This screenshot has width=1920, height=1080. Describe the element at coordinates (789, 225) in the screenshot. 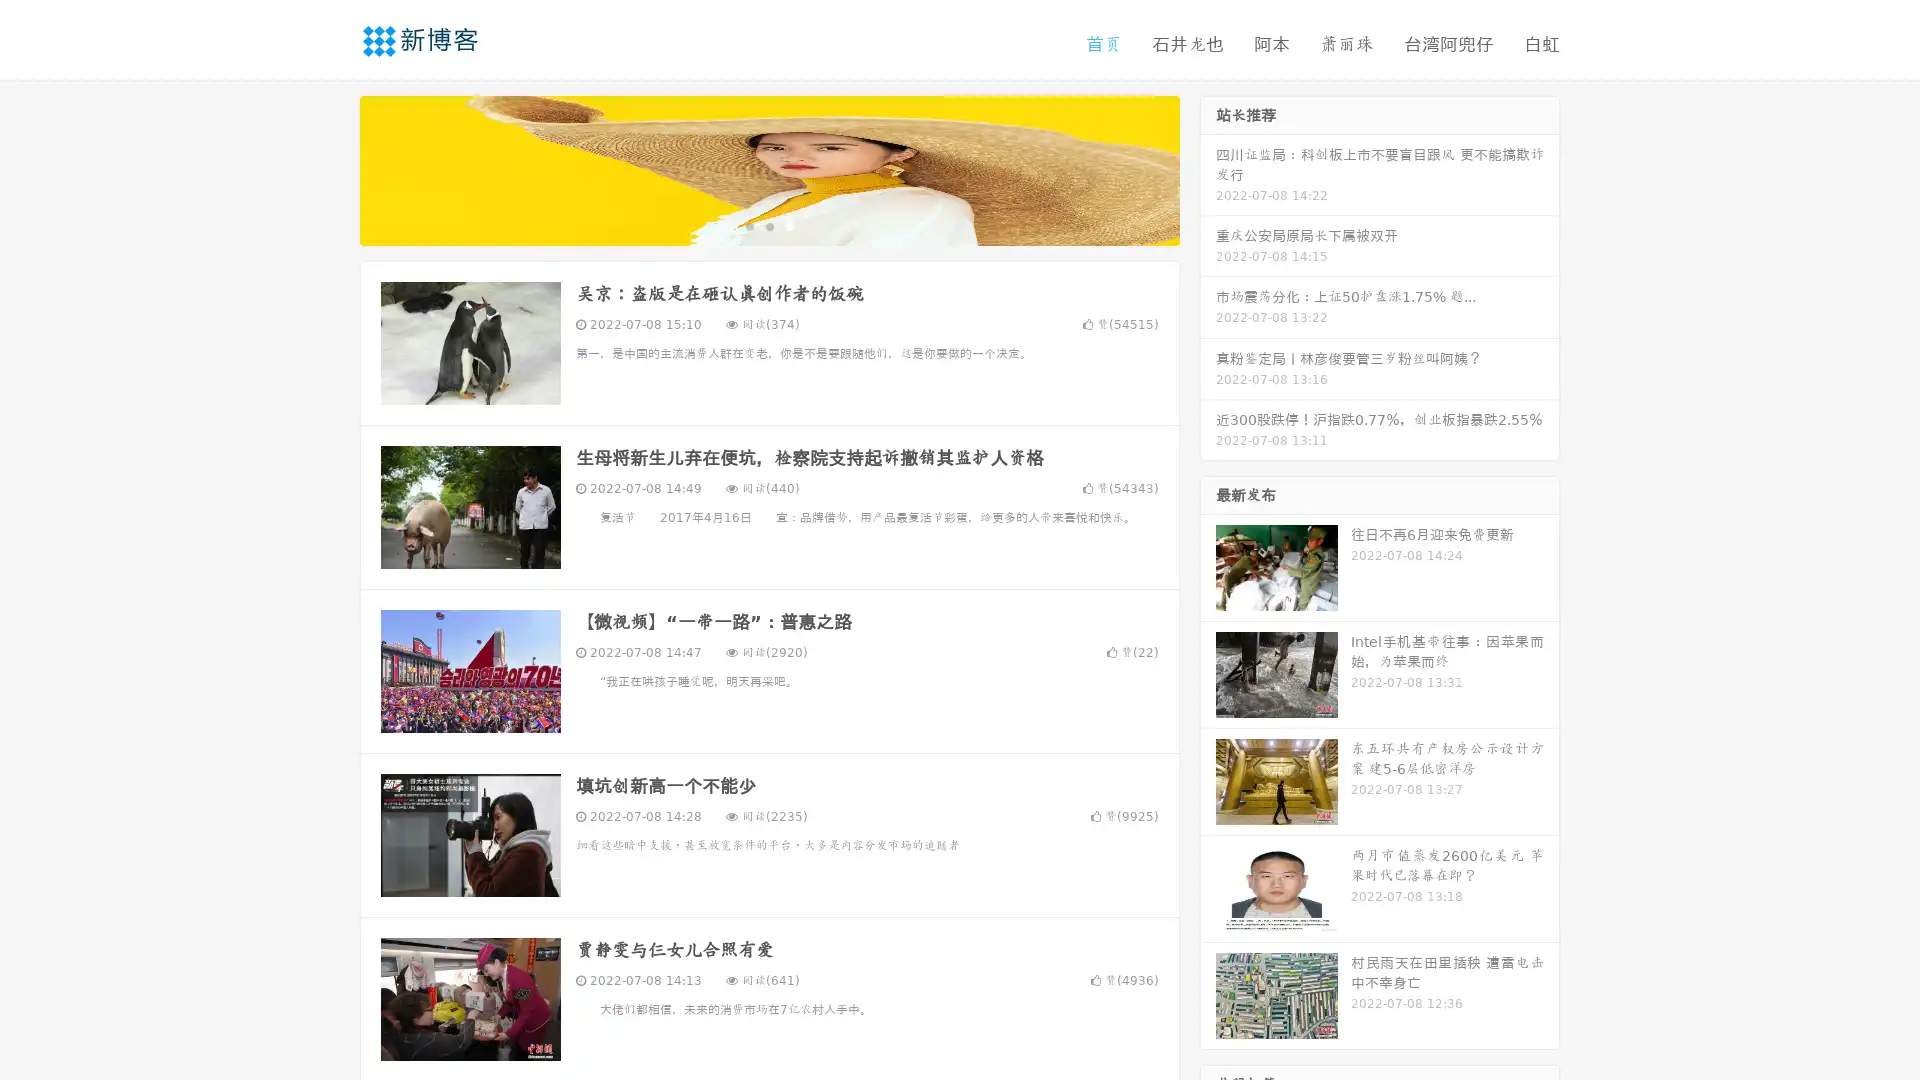

I see `Go to slide 3` at that location.